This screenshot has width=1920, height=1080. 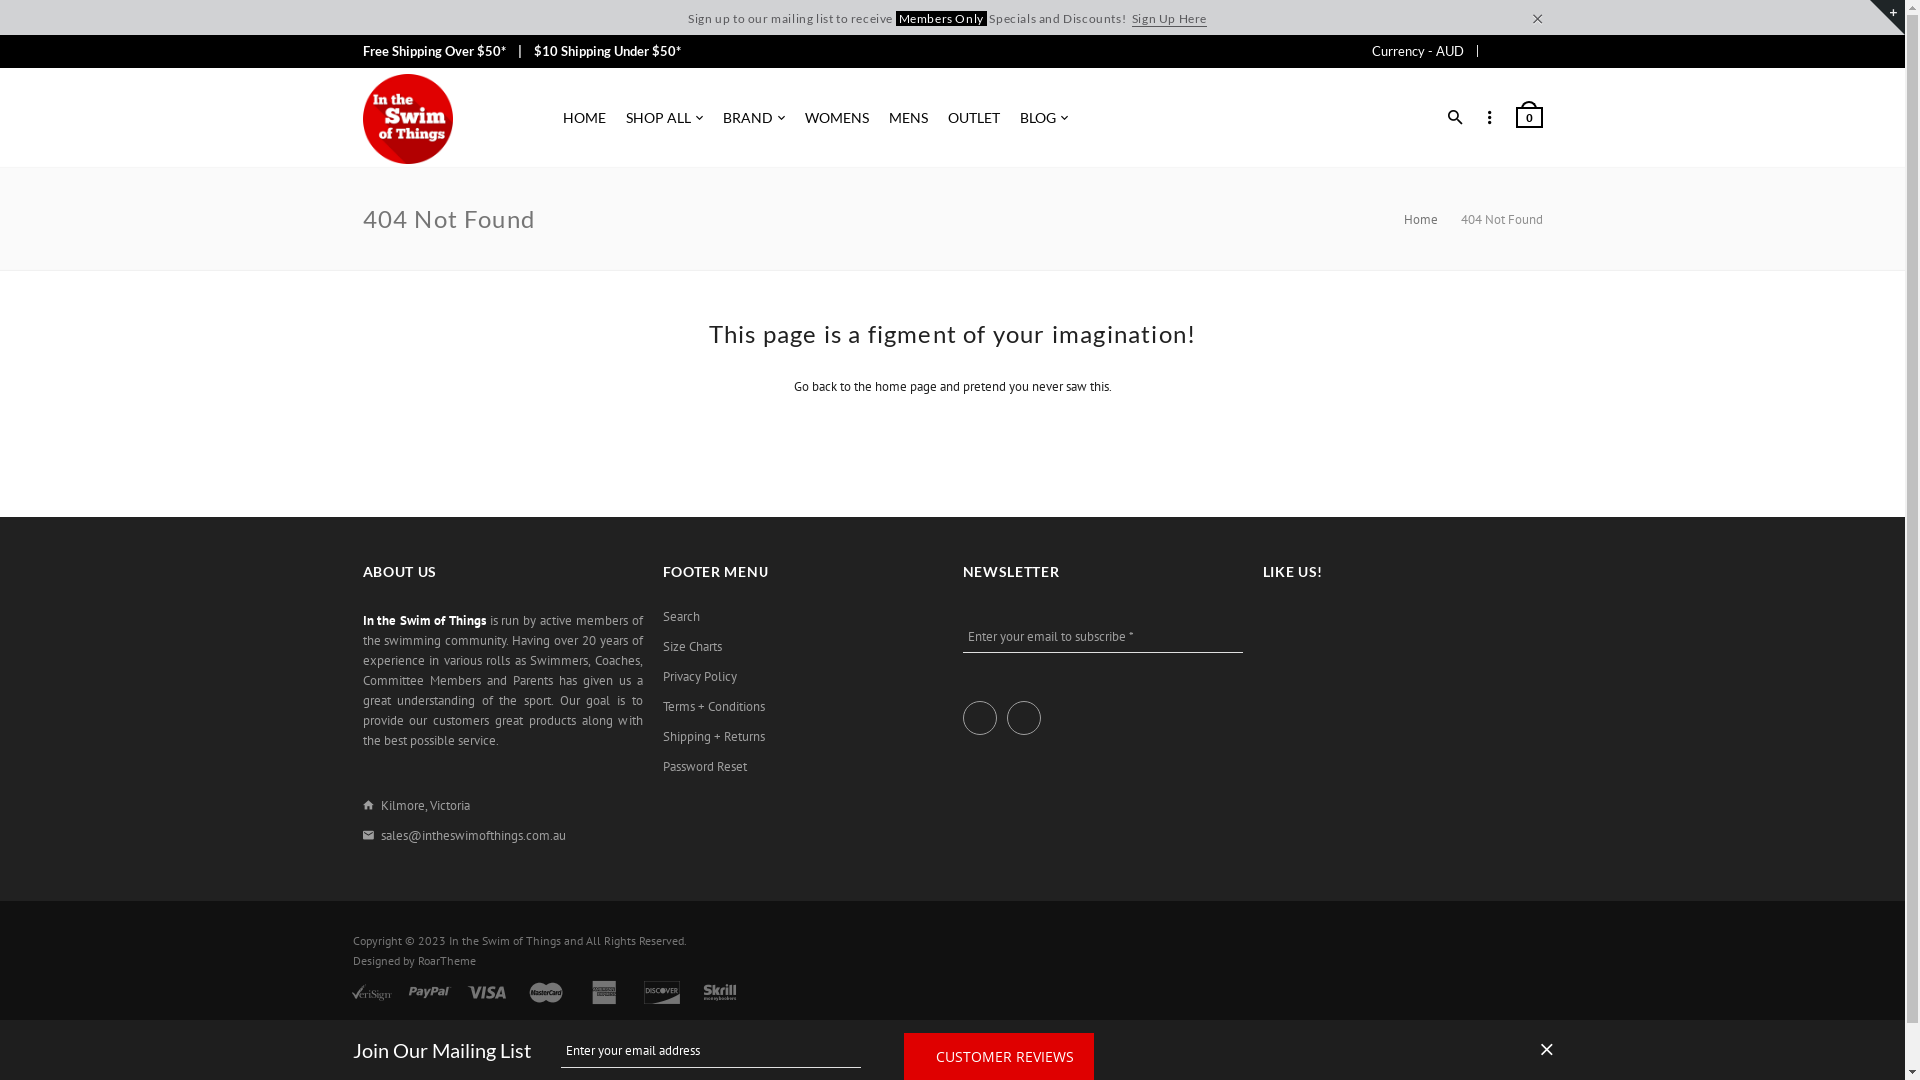 I want to click on 'Sign Up Here', so click(x=1132, y=19).